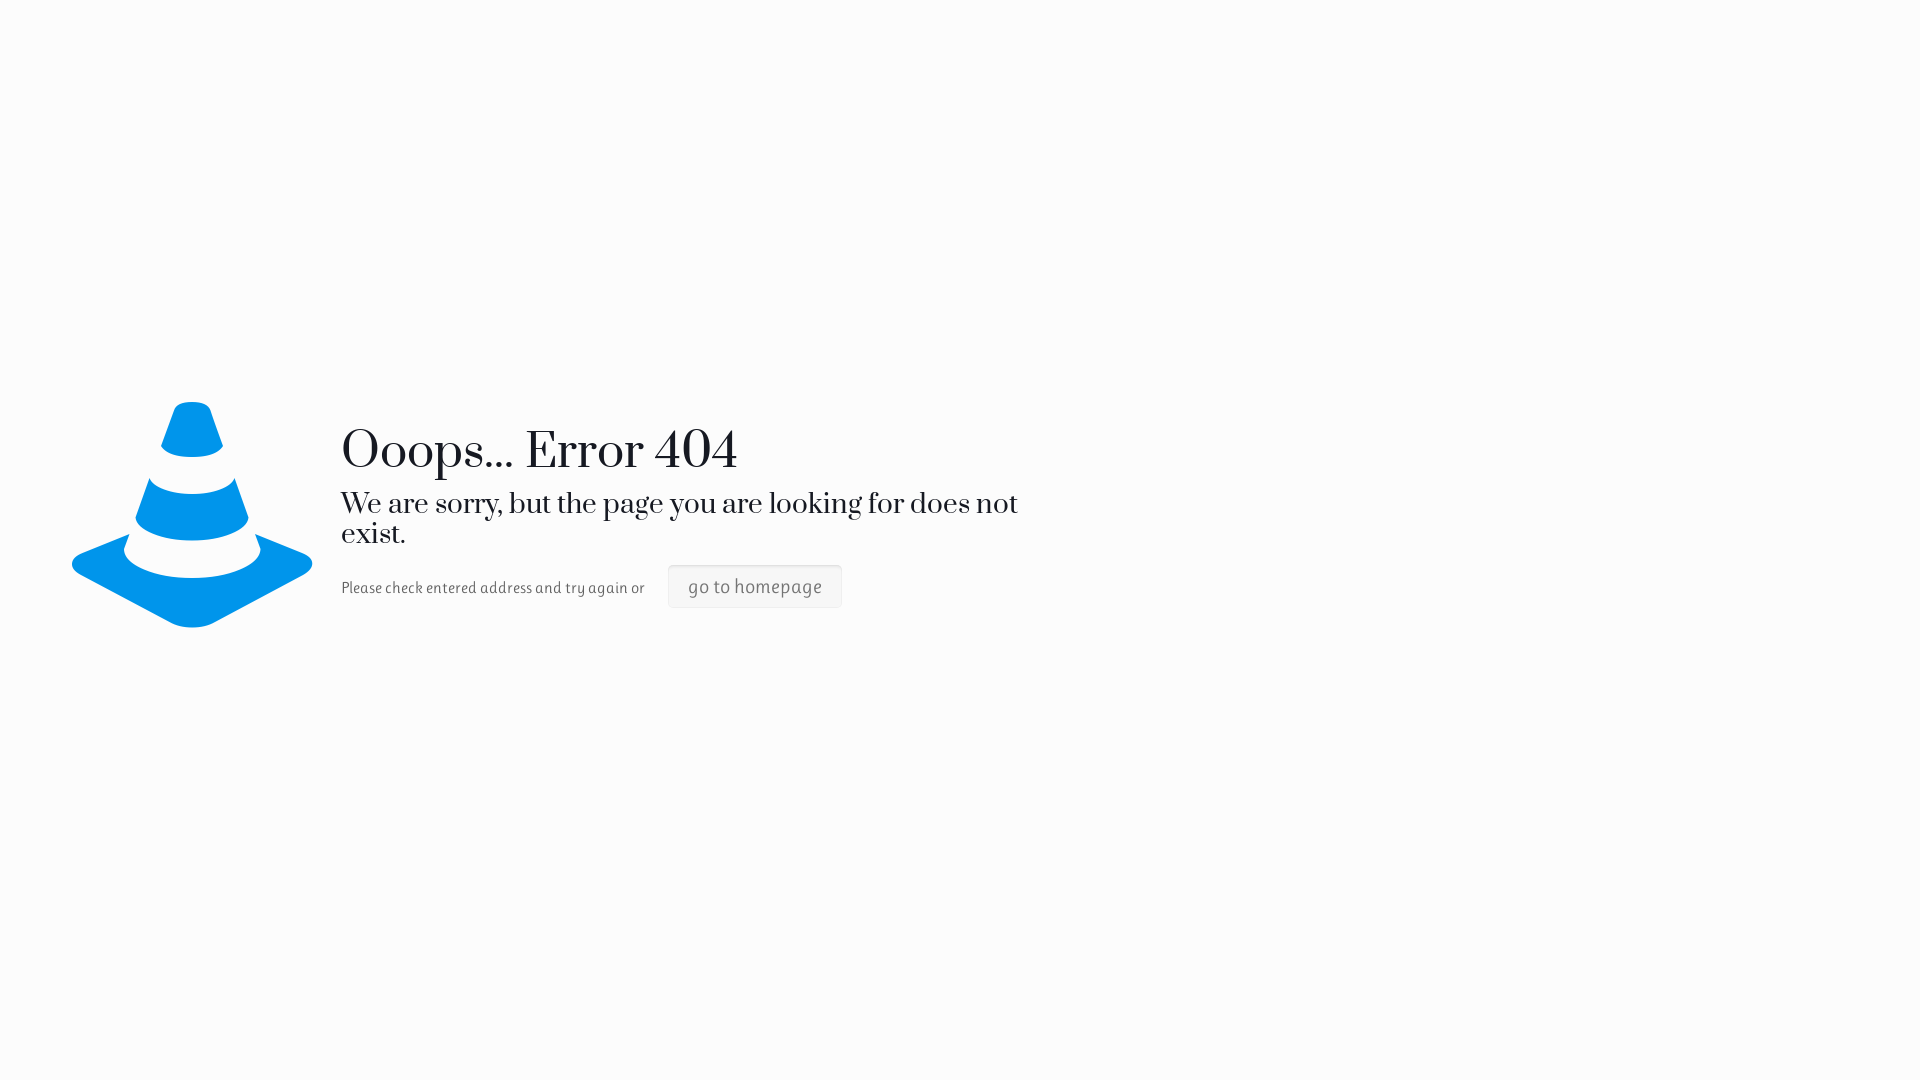 The image size is (1920, 1080). I want to click on 'go to homepage', so click(753, 585).